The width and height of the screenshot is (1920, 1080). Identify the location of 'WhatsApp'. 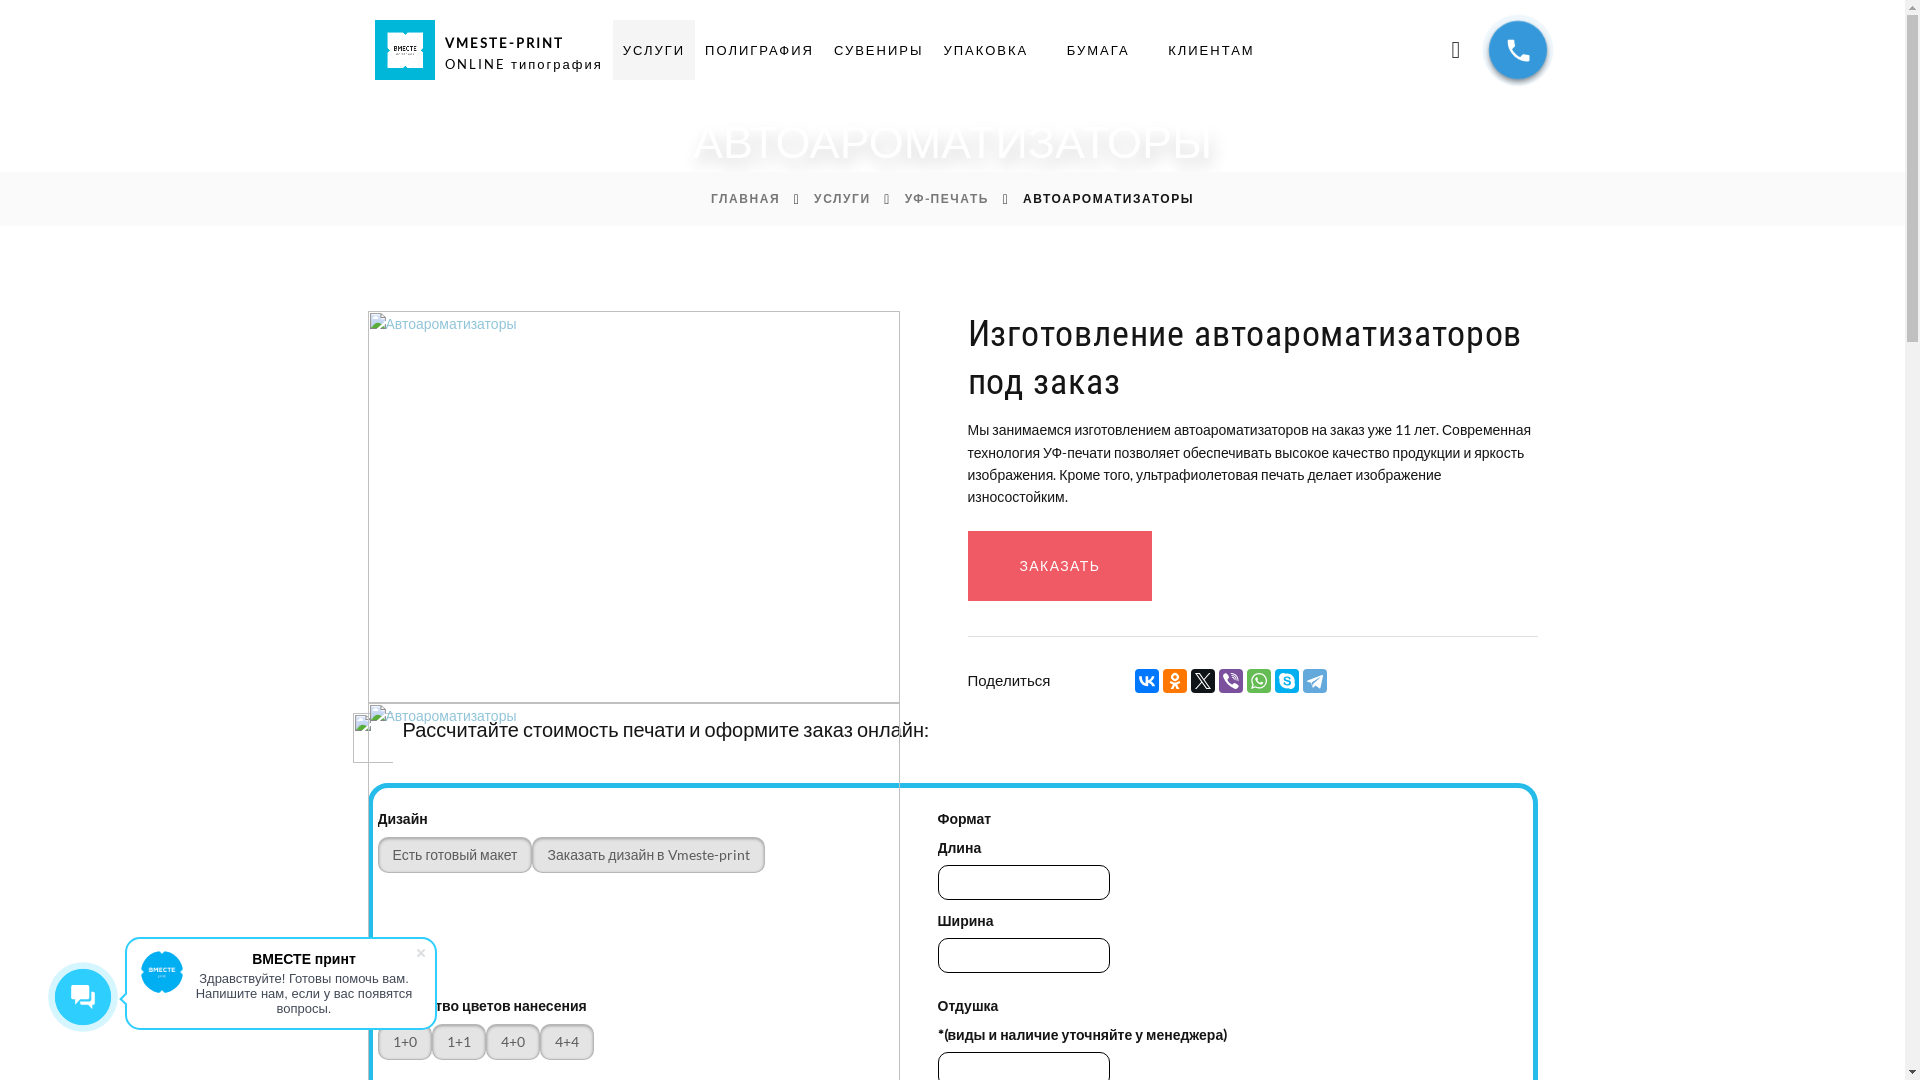
(1257, 680).